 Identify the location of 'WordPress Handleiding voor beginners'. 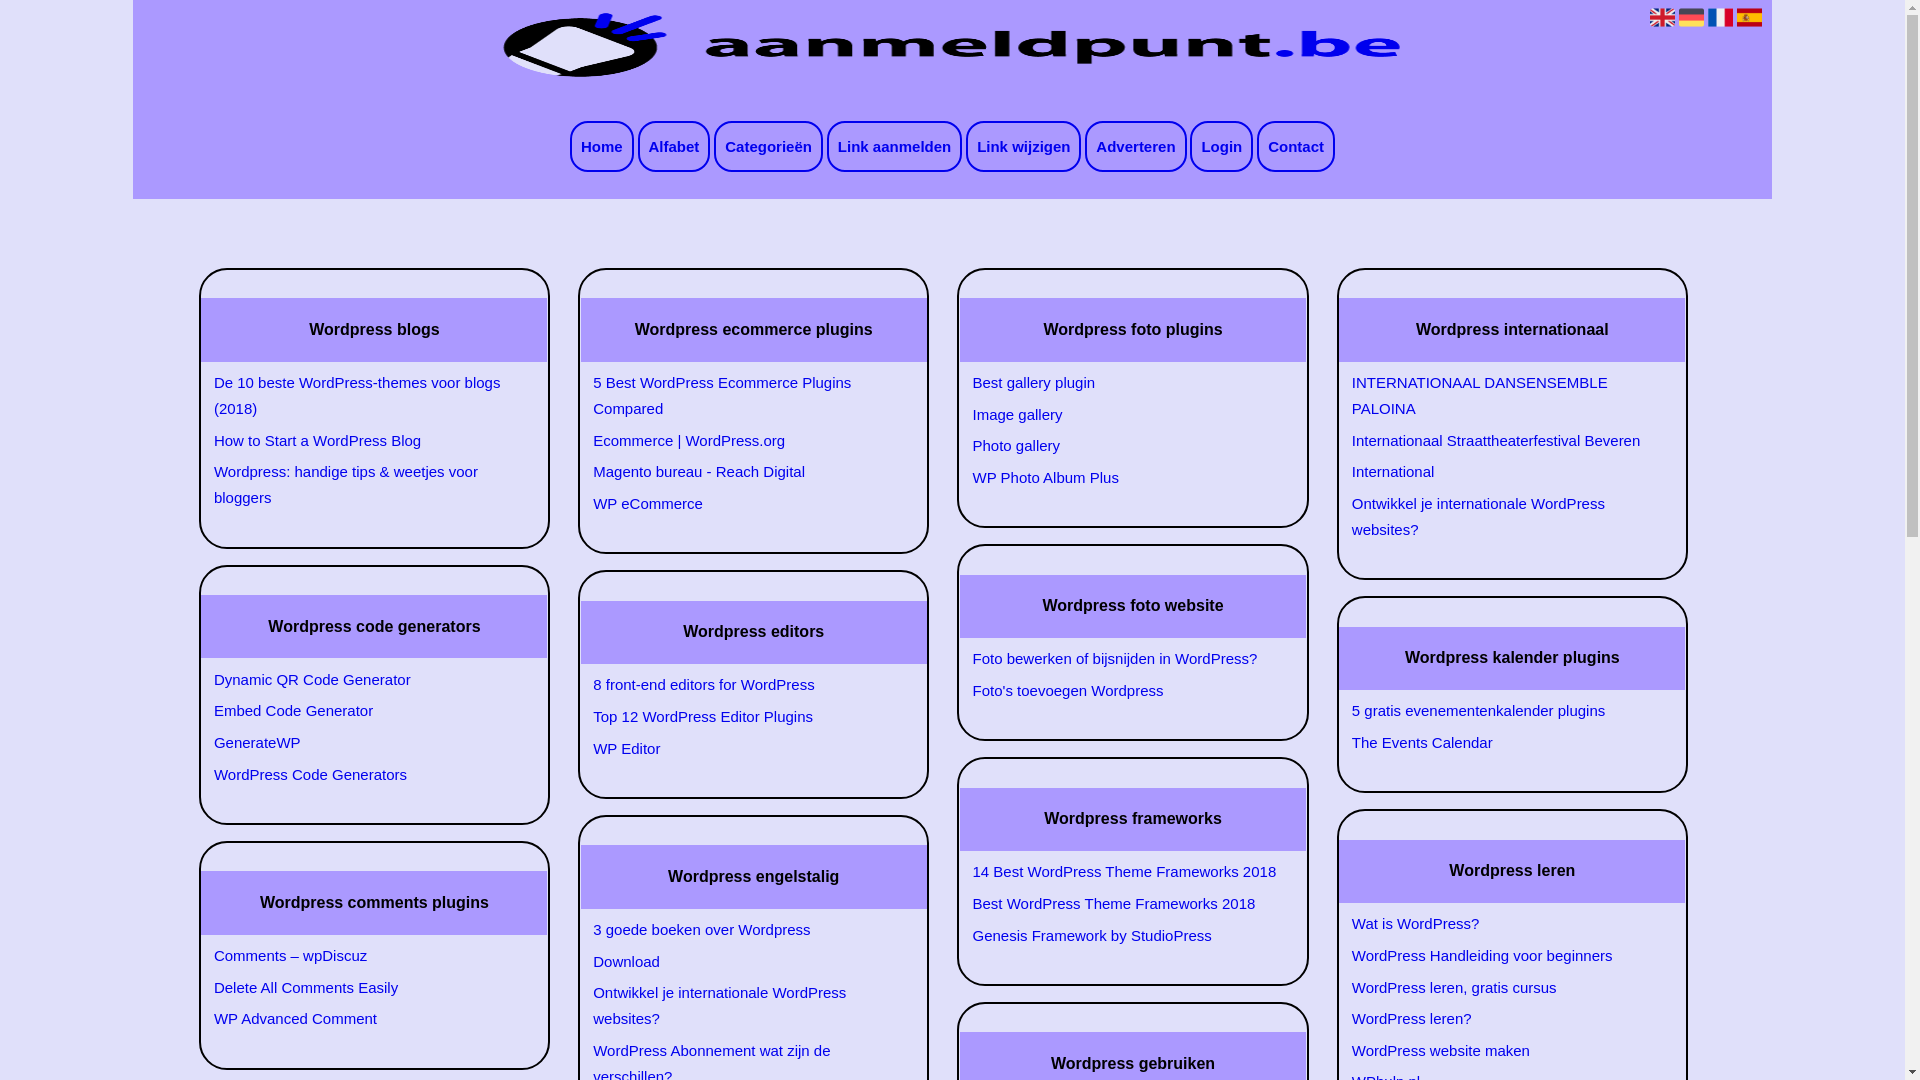
(1501, 955).